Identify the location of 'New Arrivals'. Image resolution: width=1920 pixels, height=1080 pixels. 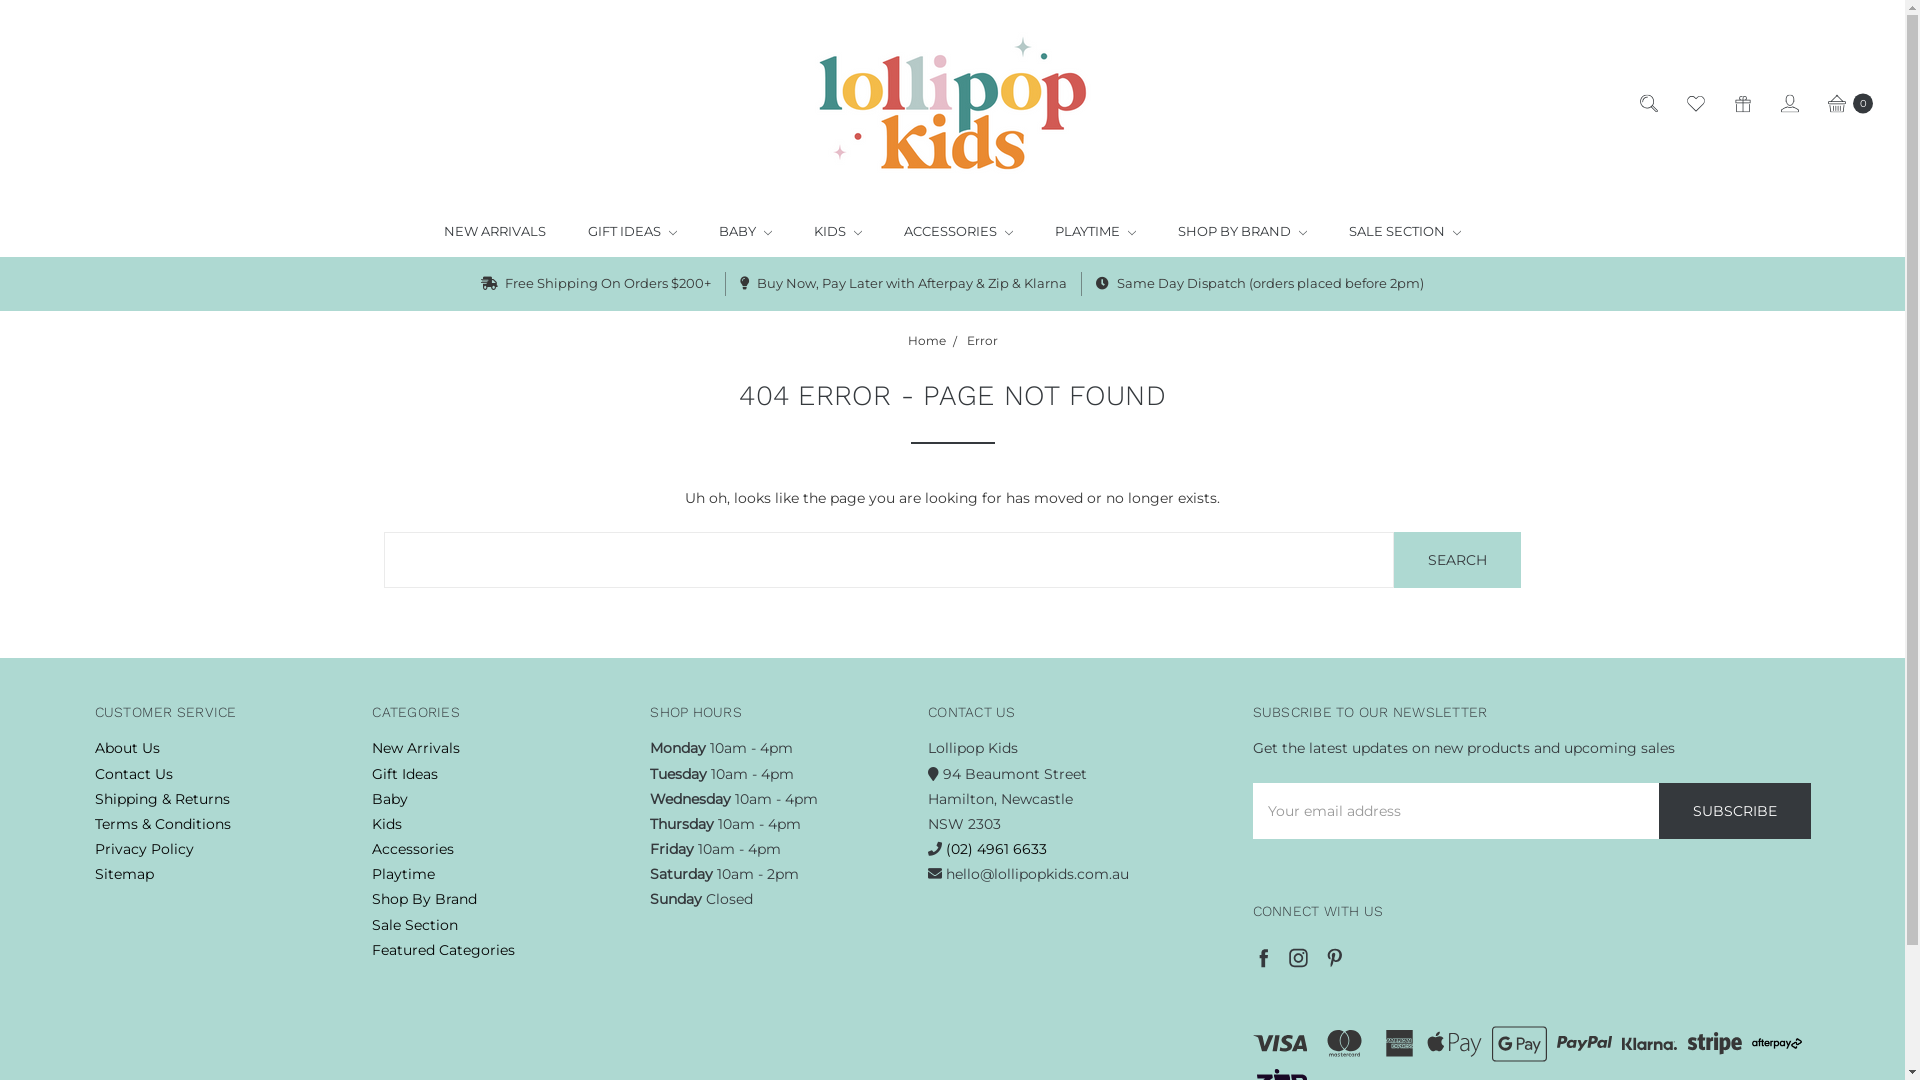
(415, 748).